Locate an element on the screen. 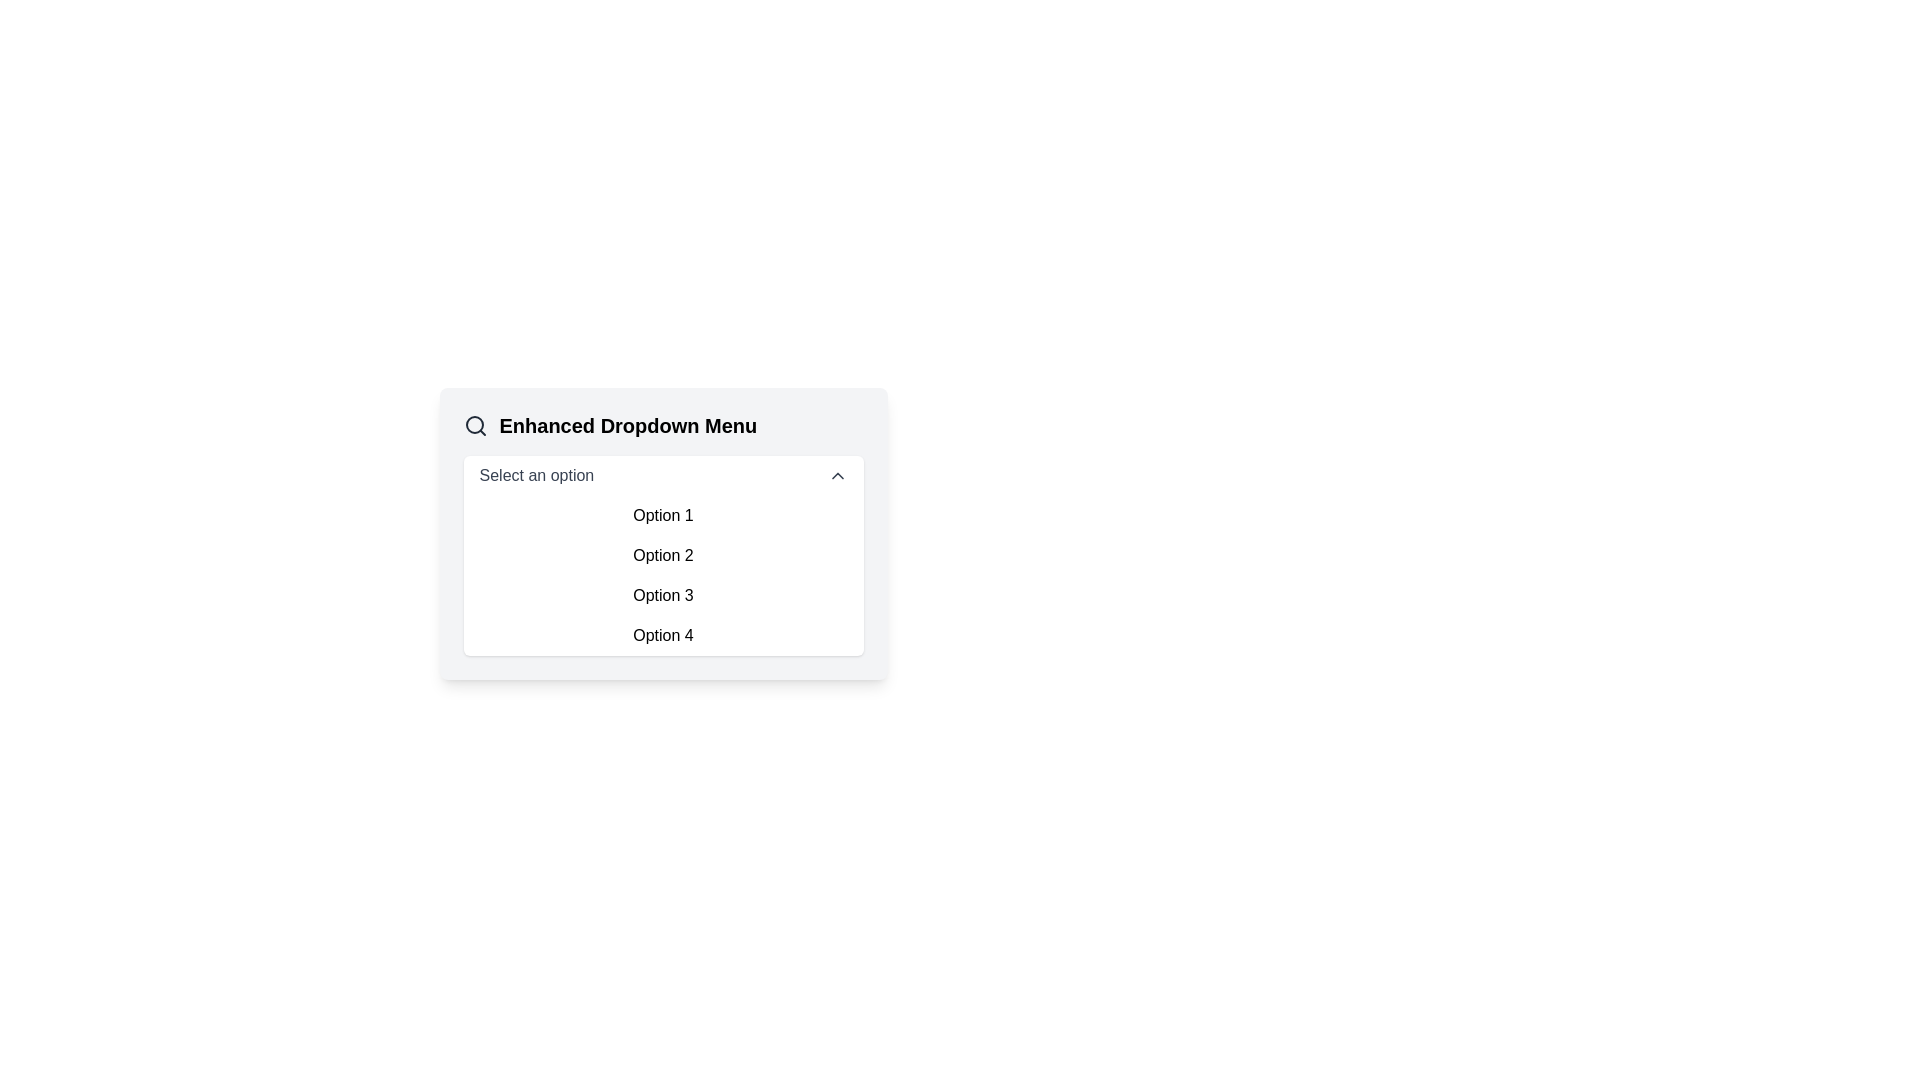 The height and width of the screenshot is (1080, 1920). outside the 'Enhanced Dropdown Menu' dropdown is located at coordinates (663, 532).